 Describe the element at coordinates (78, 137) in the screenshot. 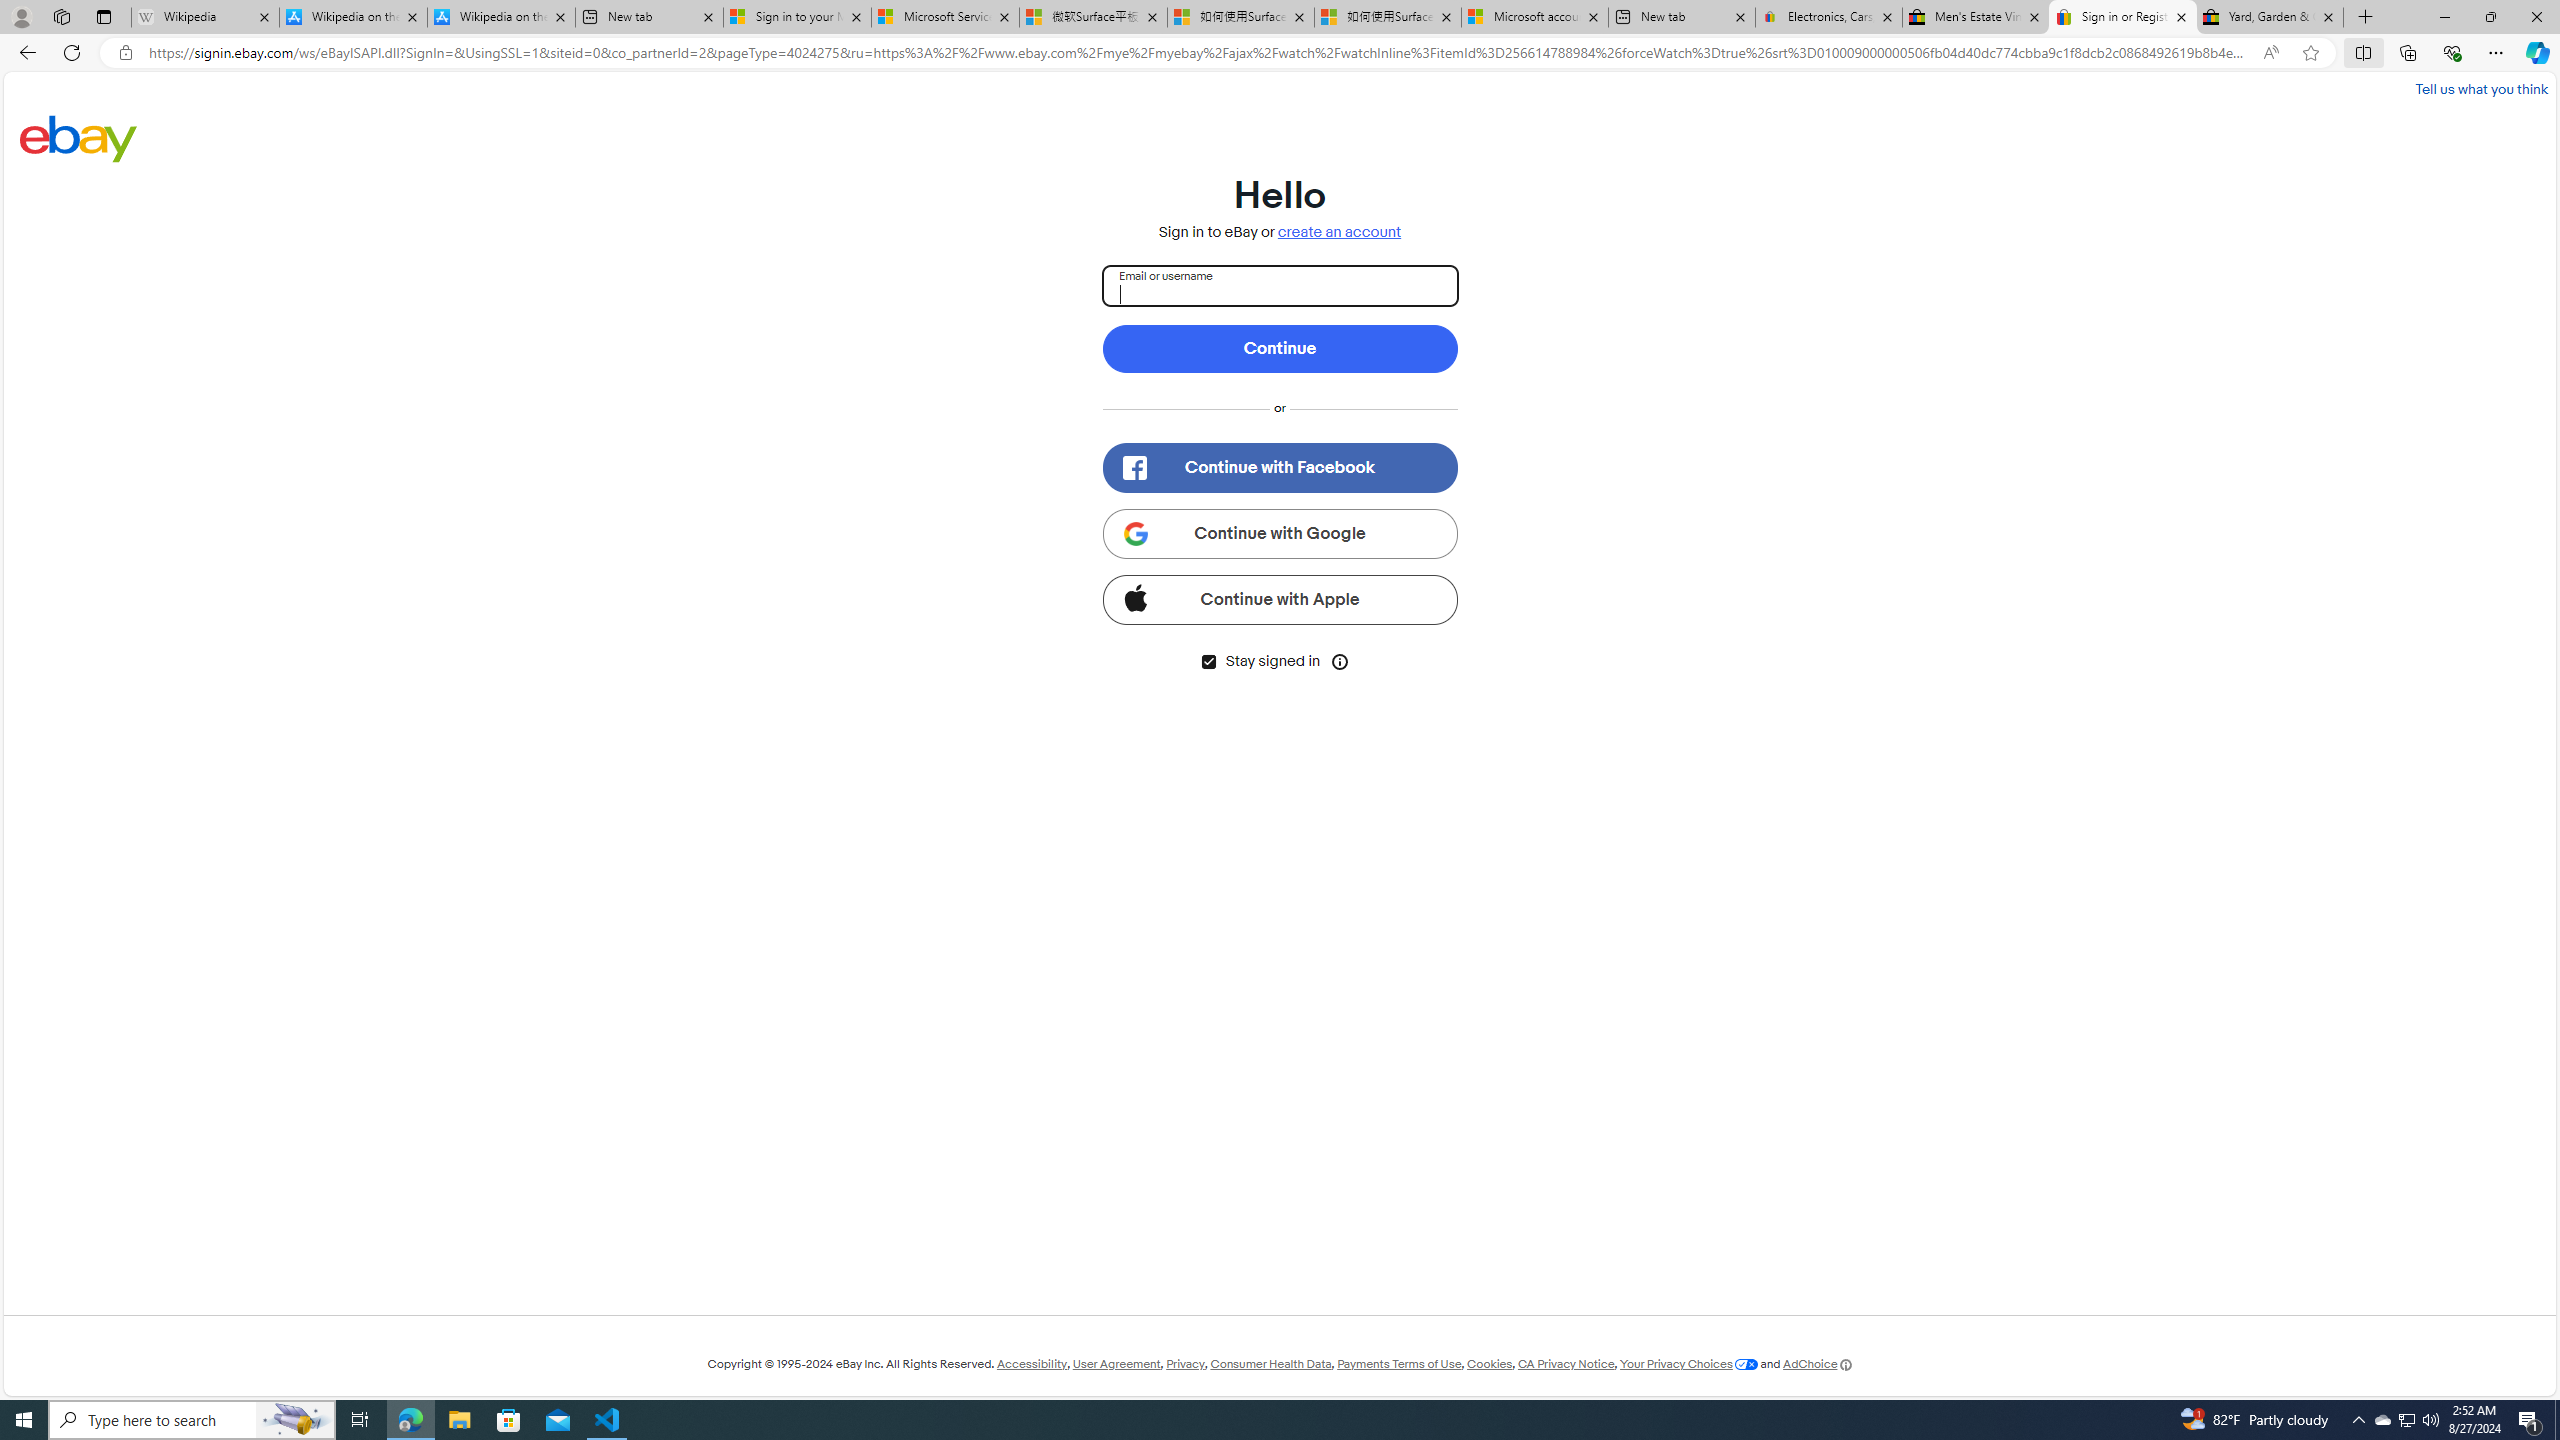

I see `'eBay Home'` at that location.